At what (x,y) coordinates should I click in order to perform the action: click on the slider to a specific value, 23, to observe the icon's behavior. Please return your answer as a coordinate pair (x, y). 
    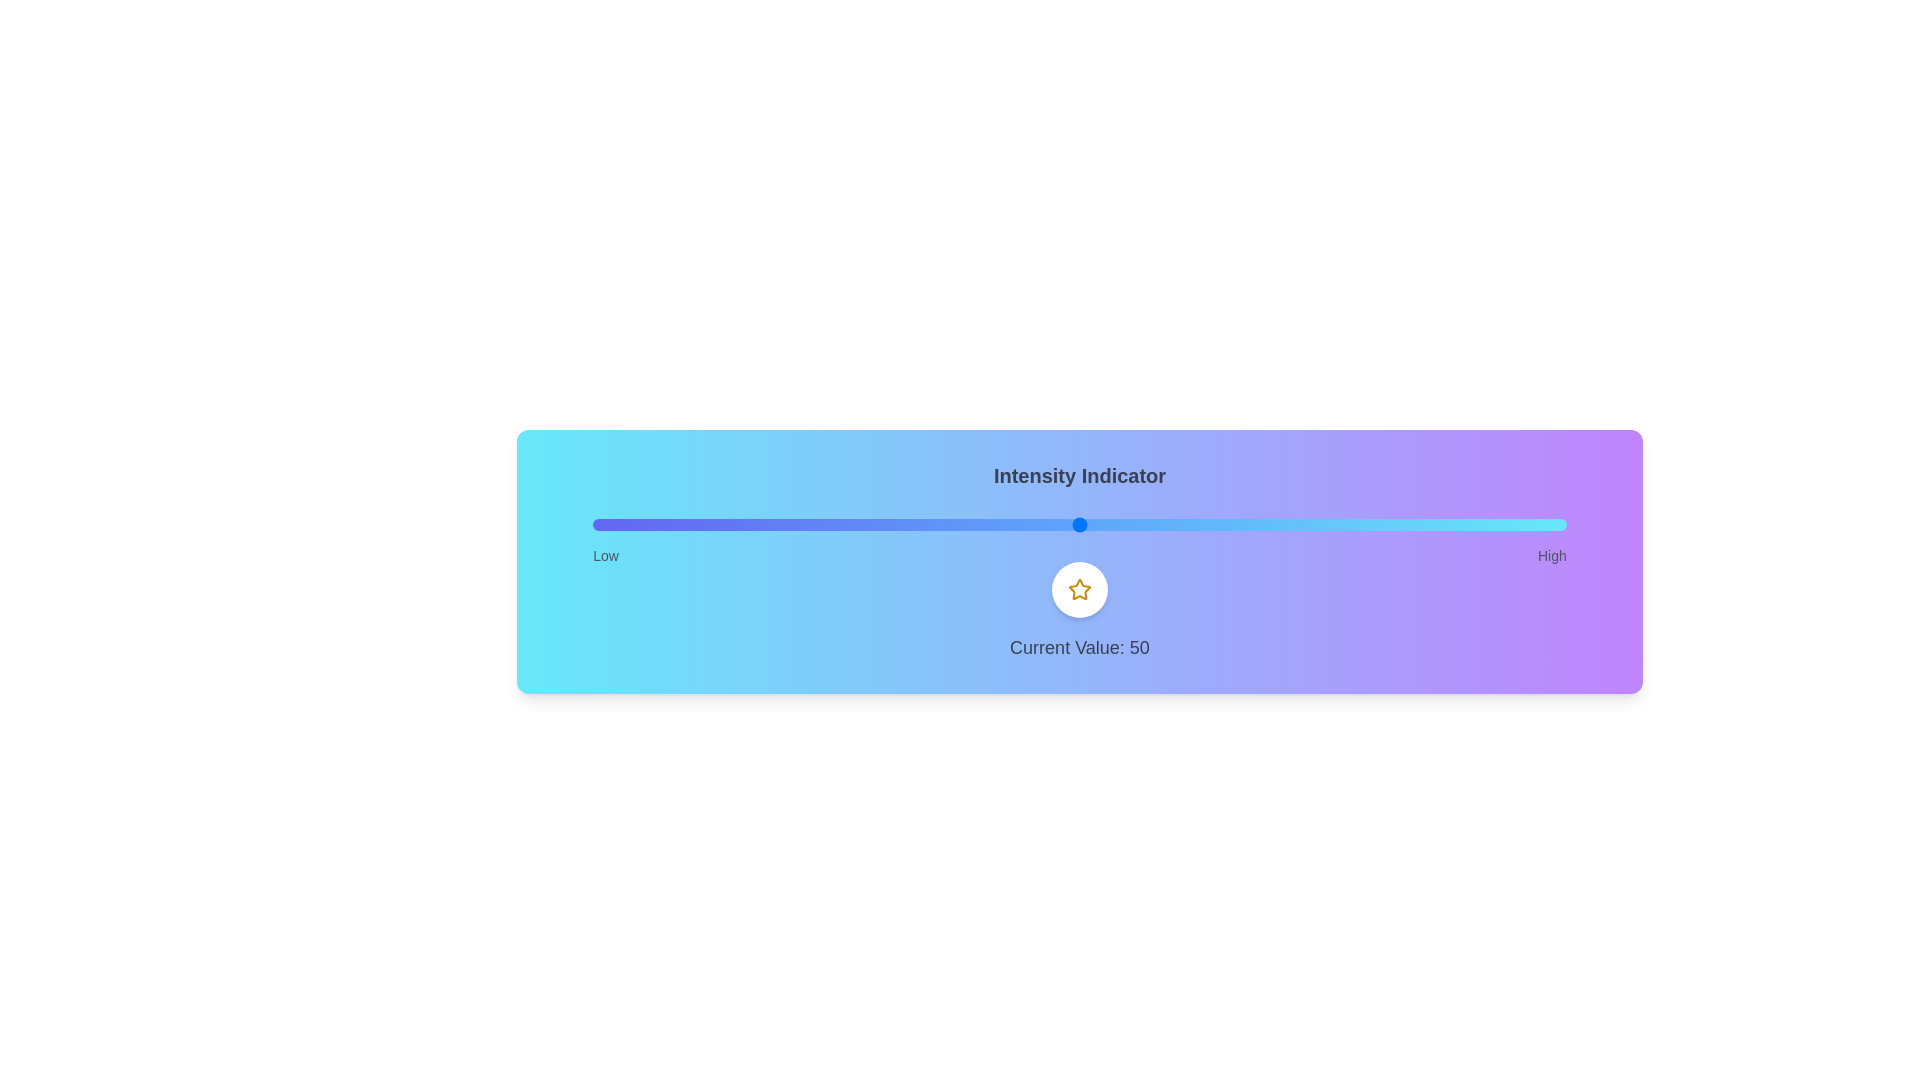
    Looking at the image, I should click on (817, 523).